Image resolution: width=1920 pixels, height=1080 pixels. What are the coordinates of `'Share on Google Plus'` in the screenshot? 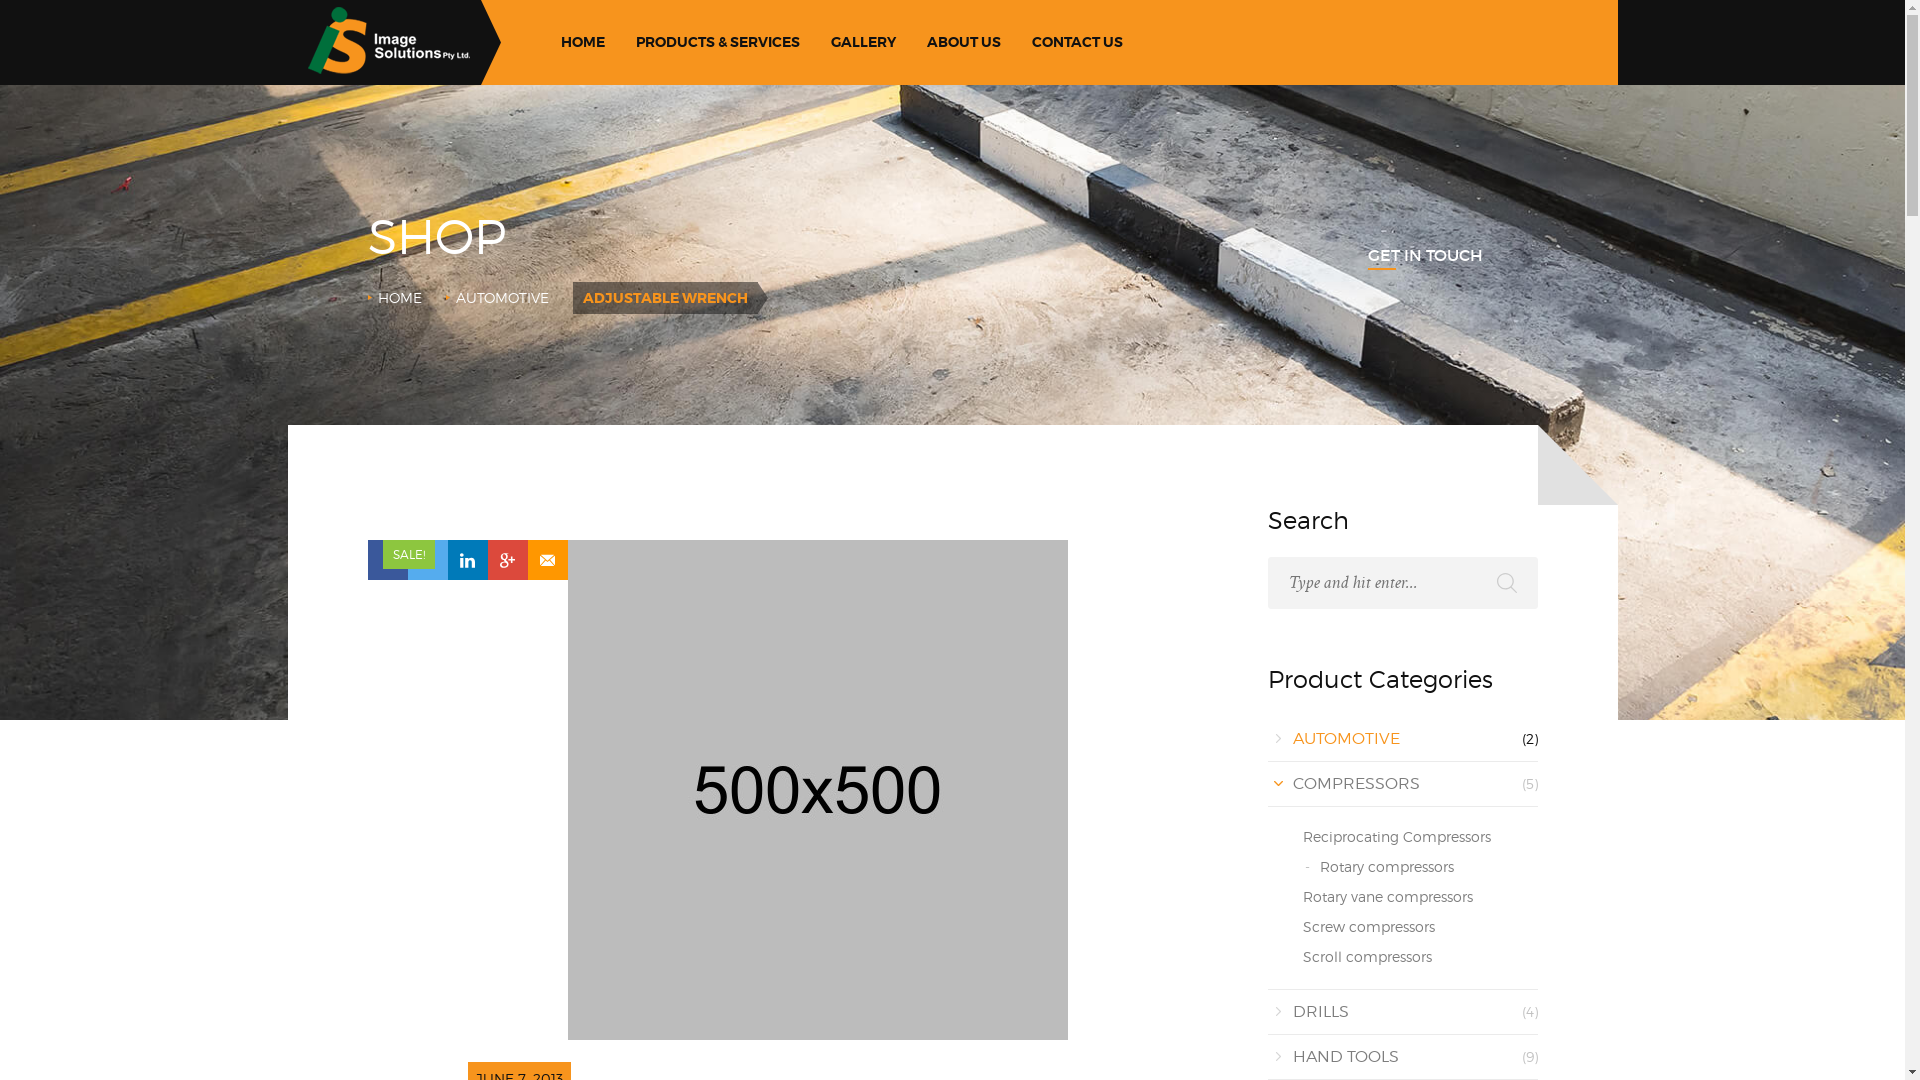 It's located at (508, 559).